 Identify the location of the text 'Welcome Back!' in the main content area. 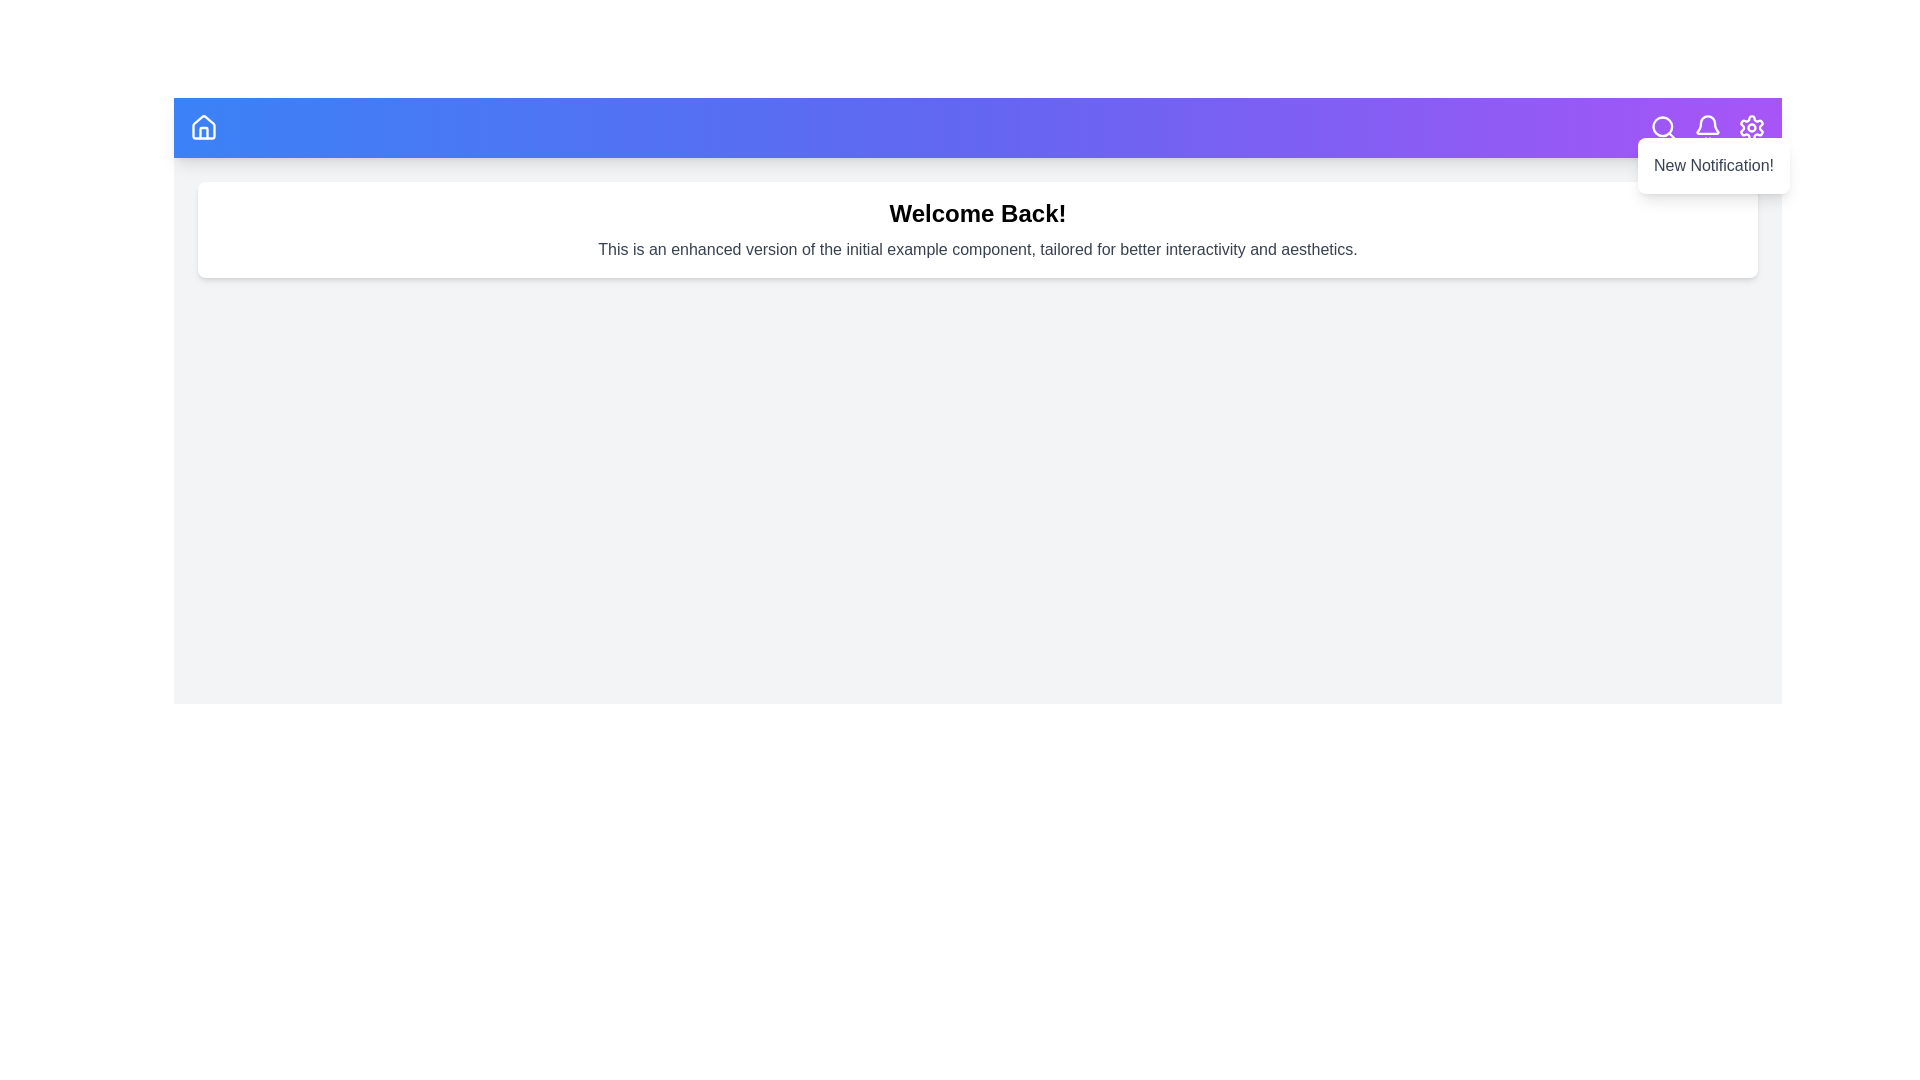
(214, 197).